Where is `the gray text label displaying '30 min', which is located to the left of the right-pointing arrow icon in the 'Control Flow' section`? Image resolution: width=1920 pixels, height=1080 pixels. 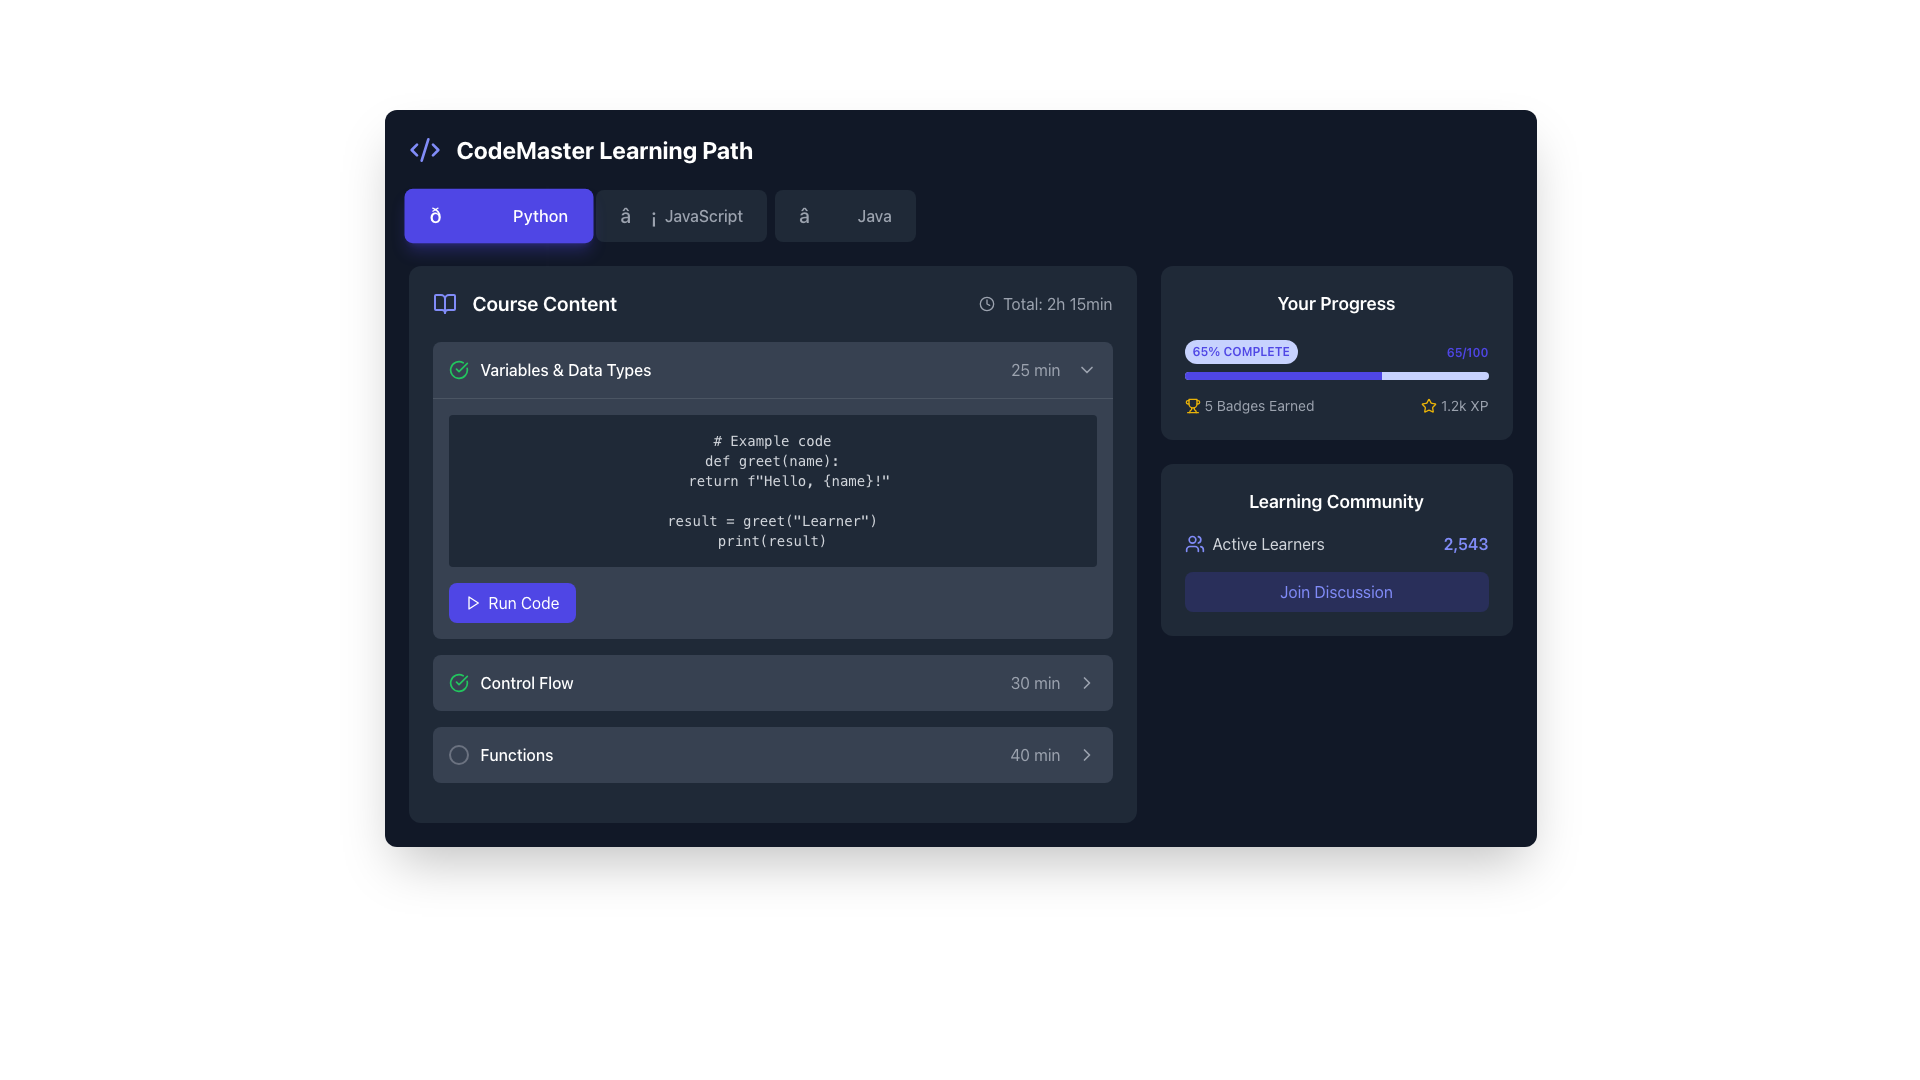
the gray text label displaying '30 min', which is located to the left of the right-pointing arrow icon in the 'Control Flow' section is located at coordinates (1035, 681).